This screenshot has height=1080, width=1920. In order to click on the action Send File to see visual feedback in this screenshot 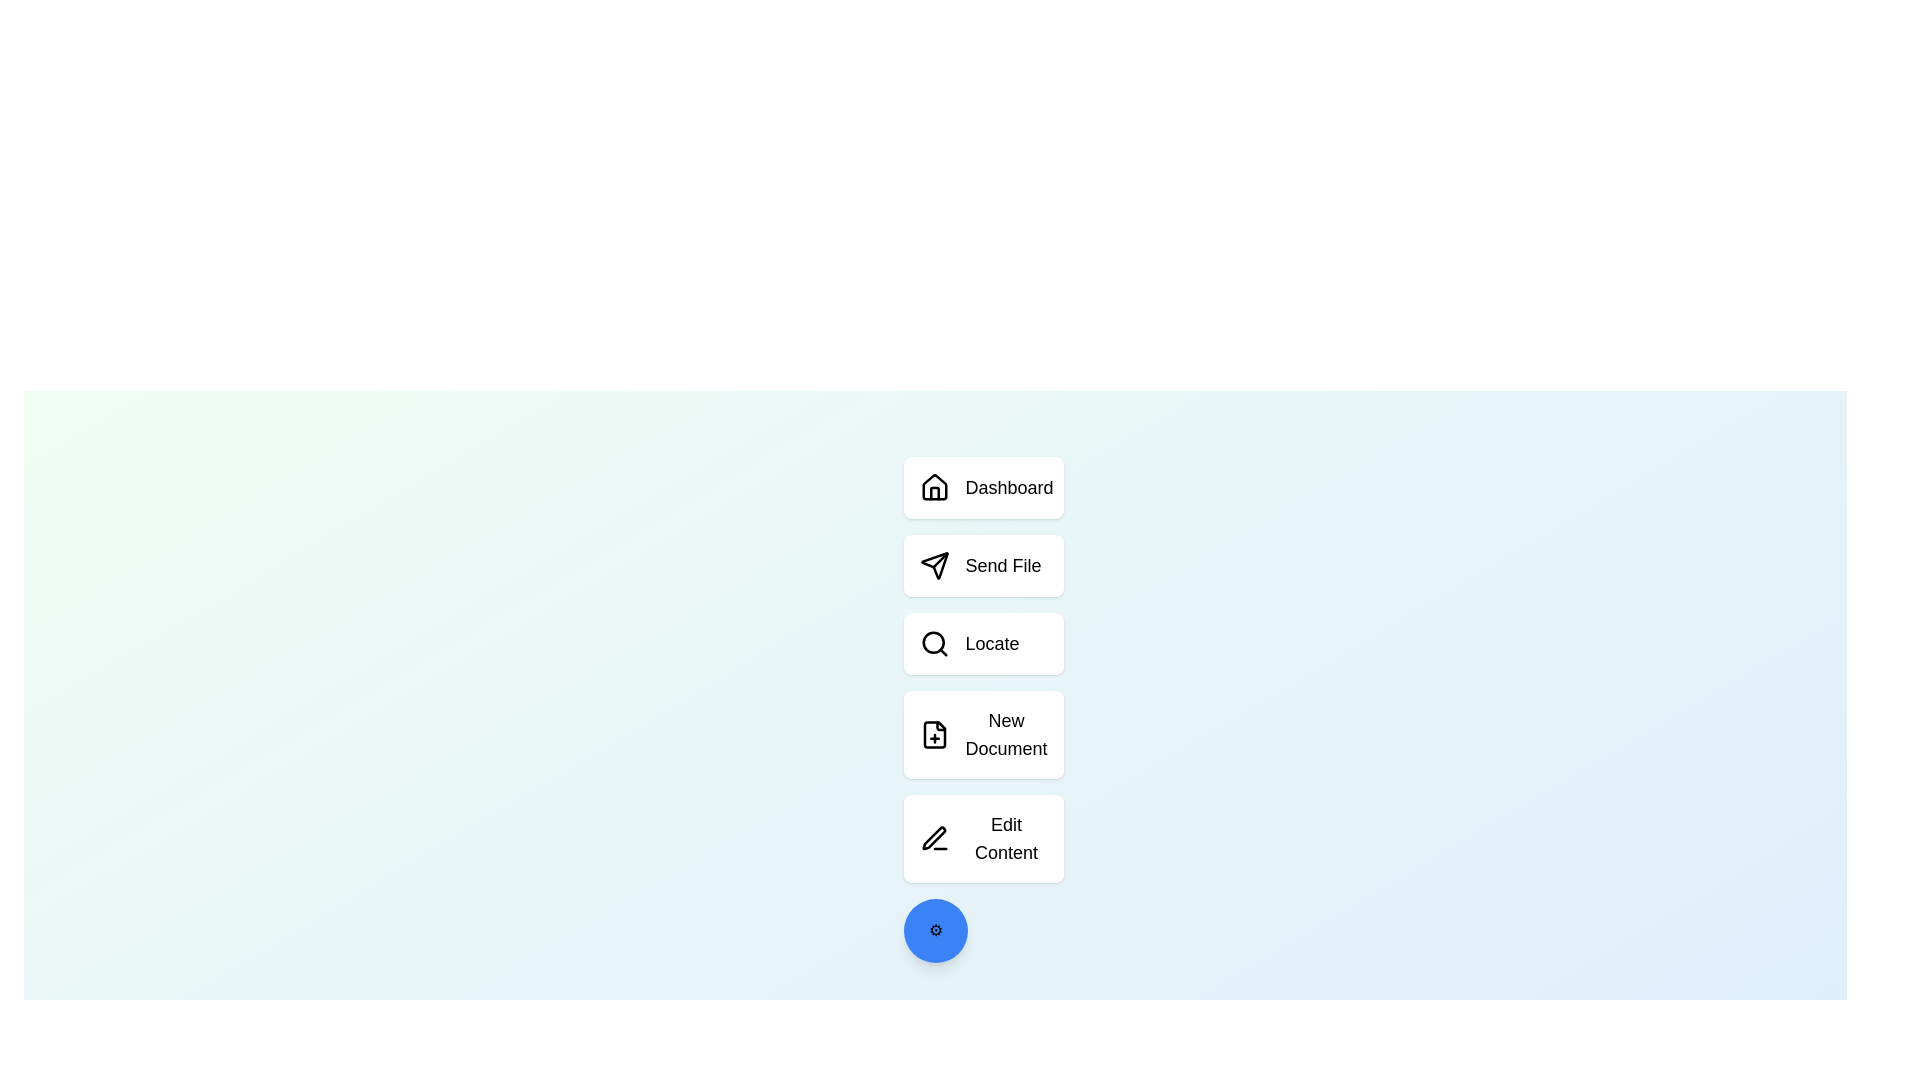, I will do `click(983, 566)`.